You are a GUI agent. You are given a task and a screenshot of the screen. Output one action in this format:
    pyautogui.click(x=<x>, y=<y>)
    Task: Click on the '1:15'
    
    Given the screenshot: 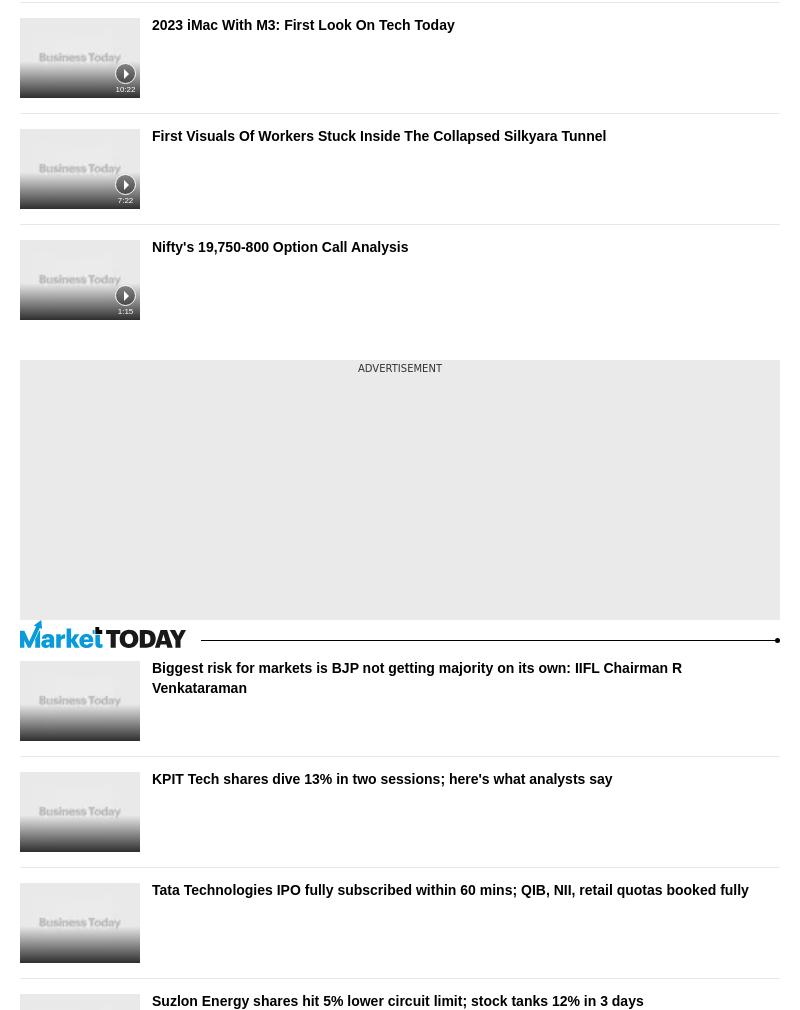 What is the action you would take?
    pyautogui.click(x=115, y=311)
    